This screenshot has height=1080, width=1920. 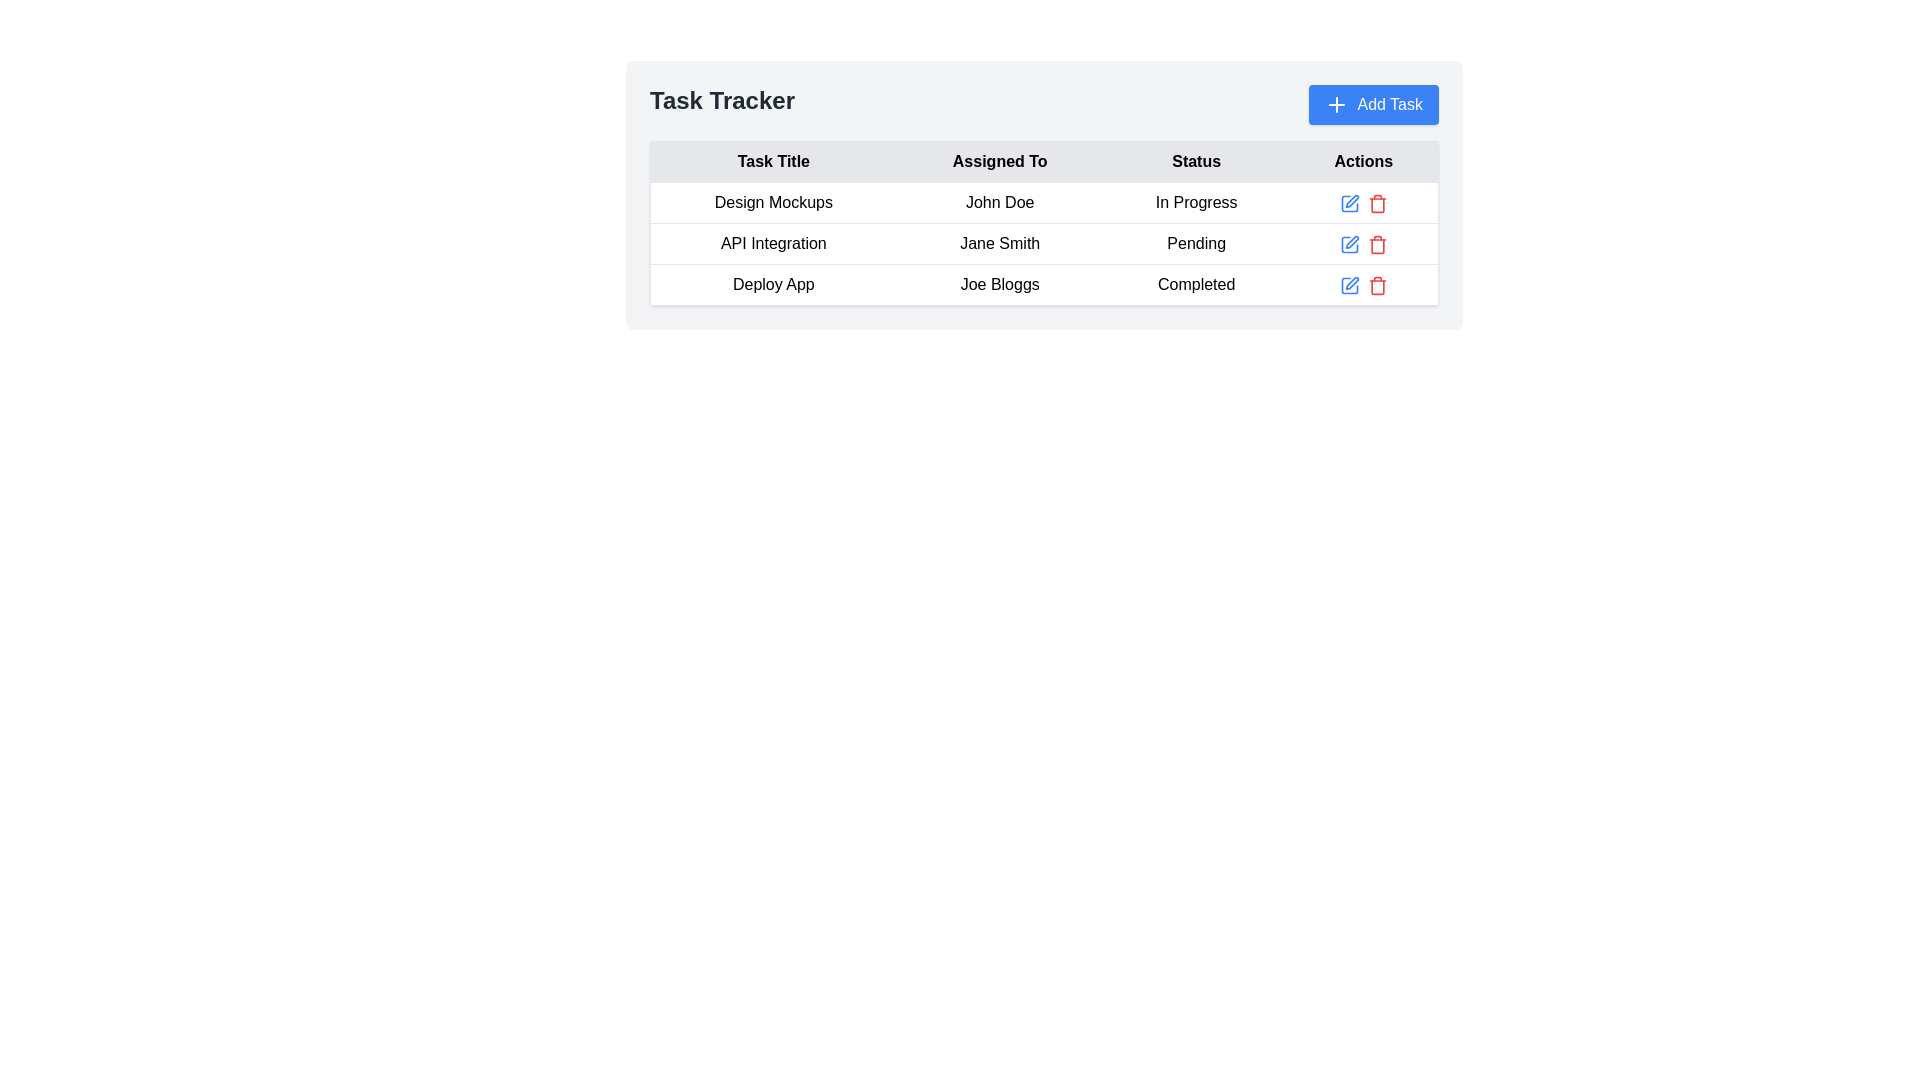 What do you see at coordinates (1000, 203) in the screenshot?
I see `text label displaying 'John Doe', which is located in the second column of the first data row of a table, flanked by 'Design Mockups' and 'In Progress'` at bounding box center [1000, 203].